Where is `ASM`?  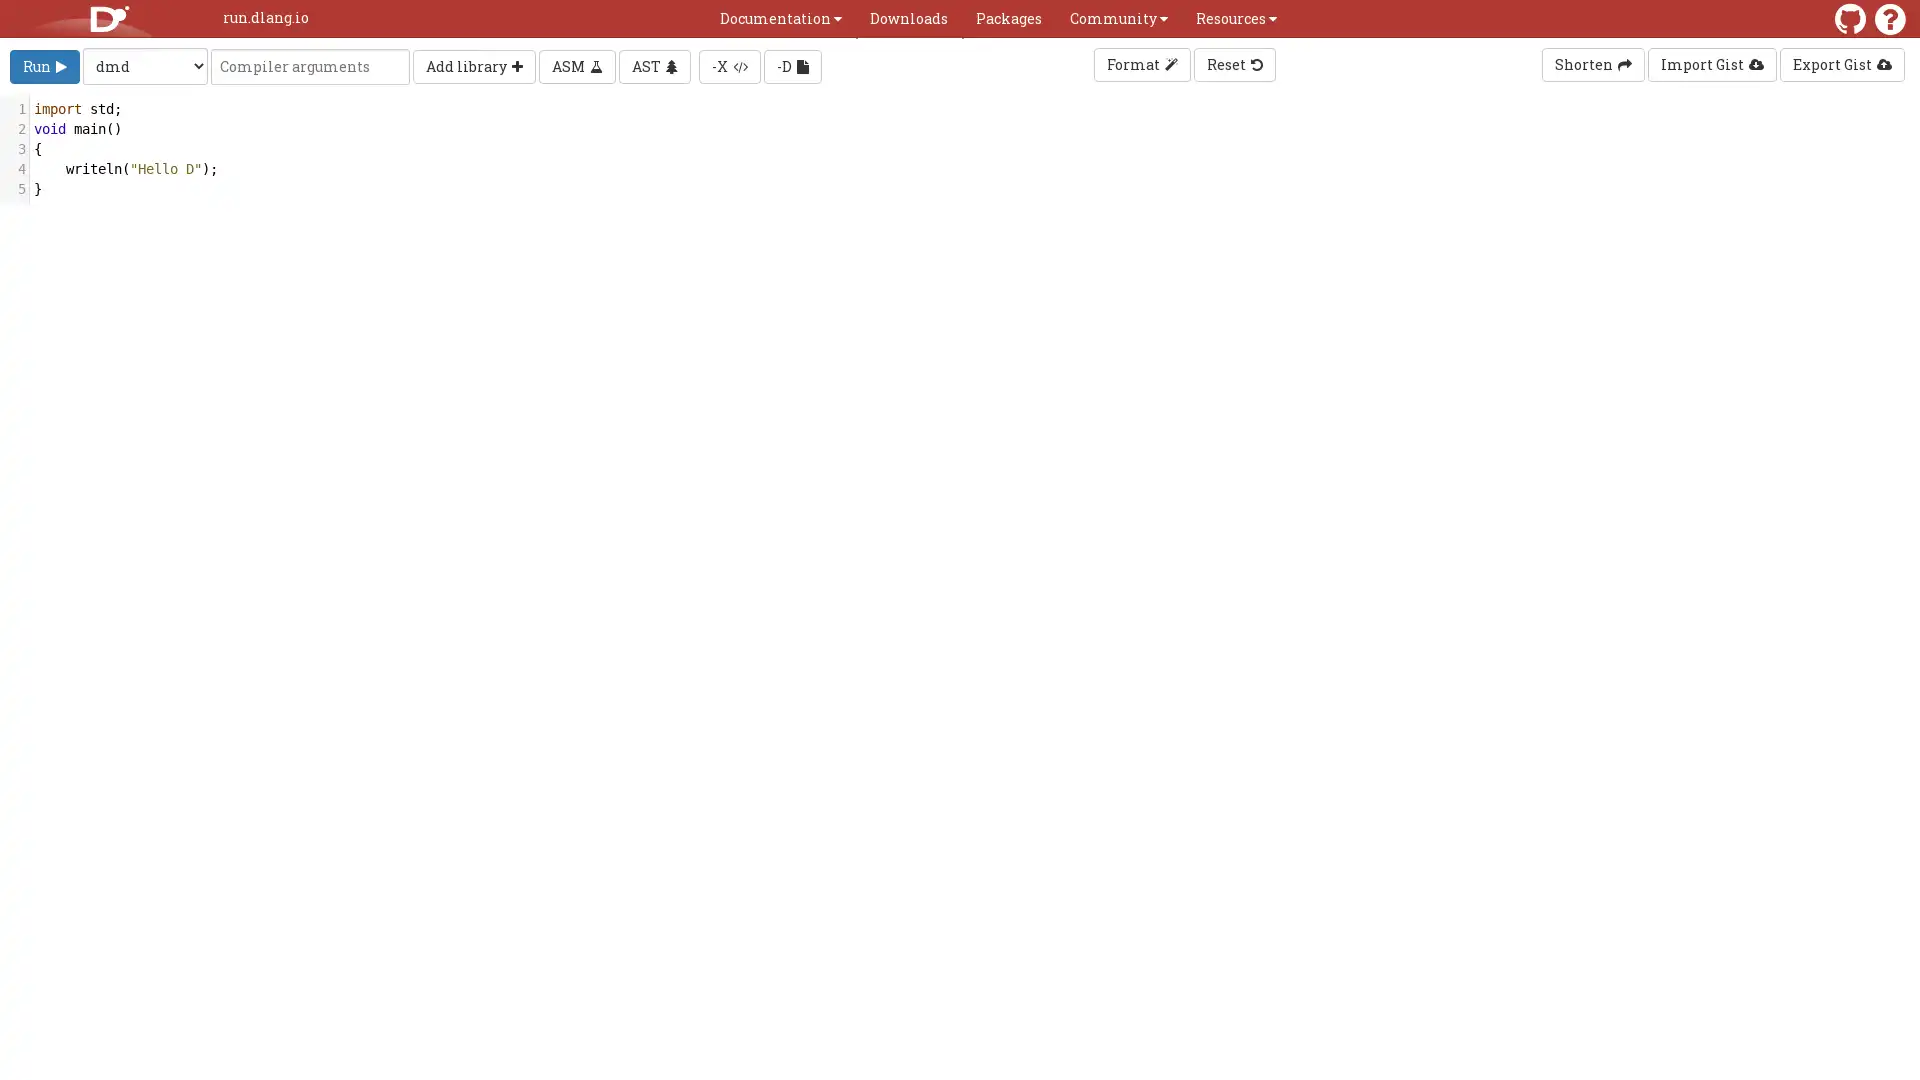 ASM is located at coordinates (576, 64).